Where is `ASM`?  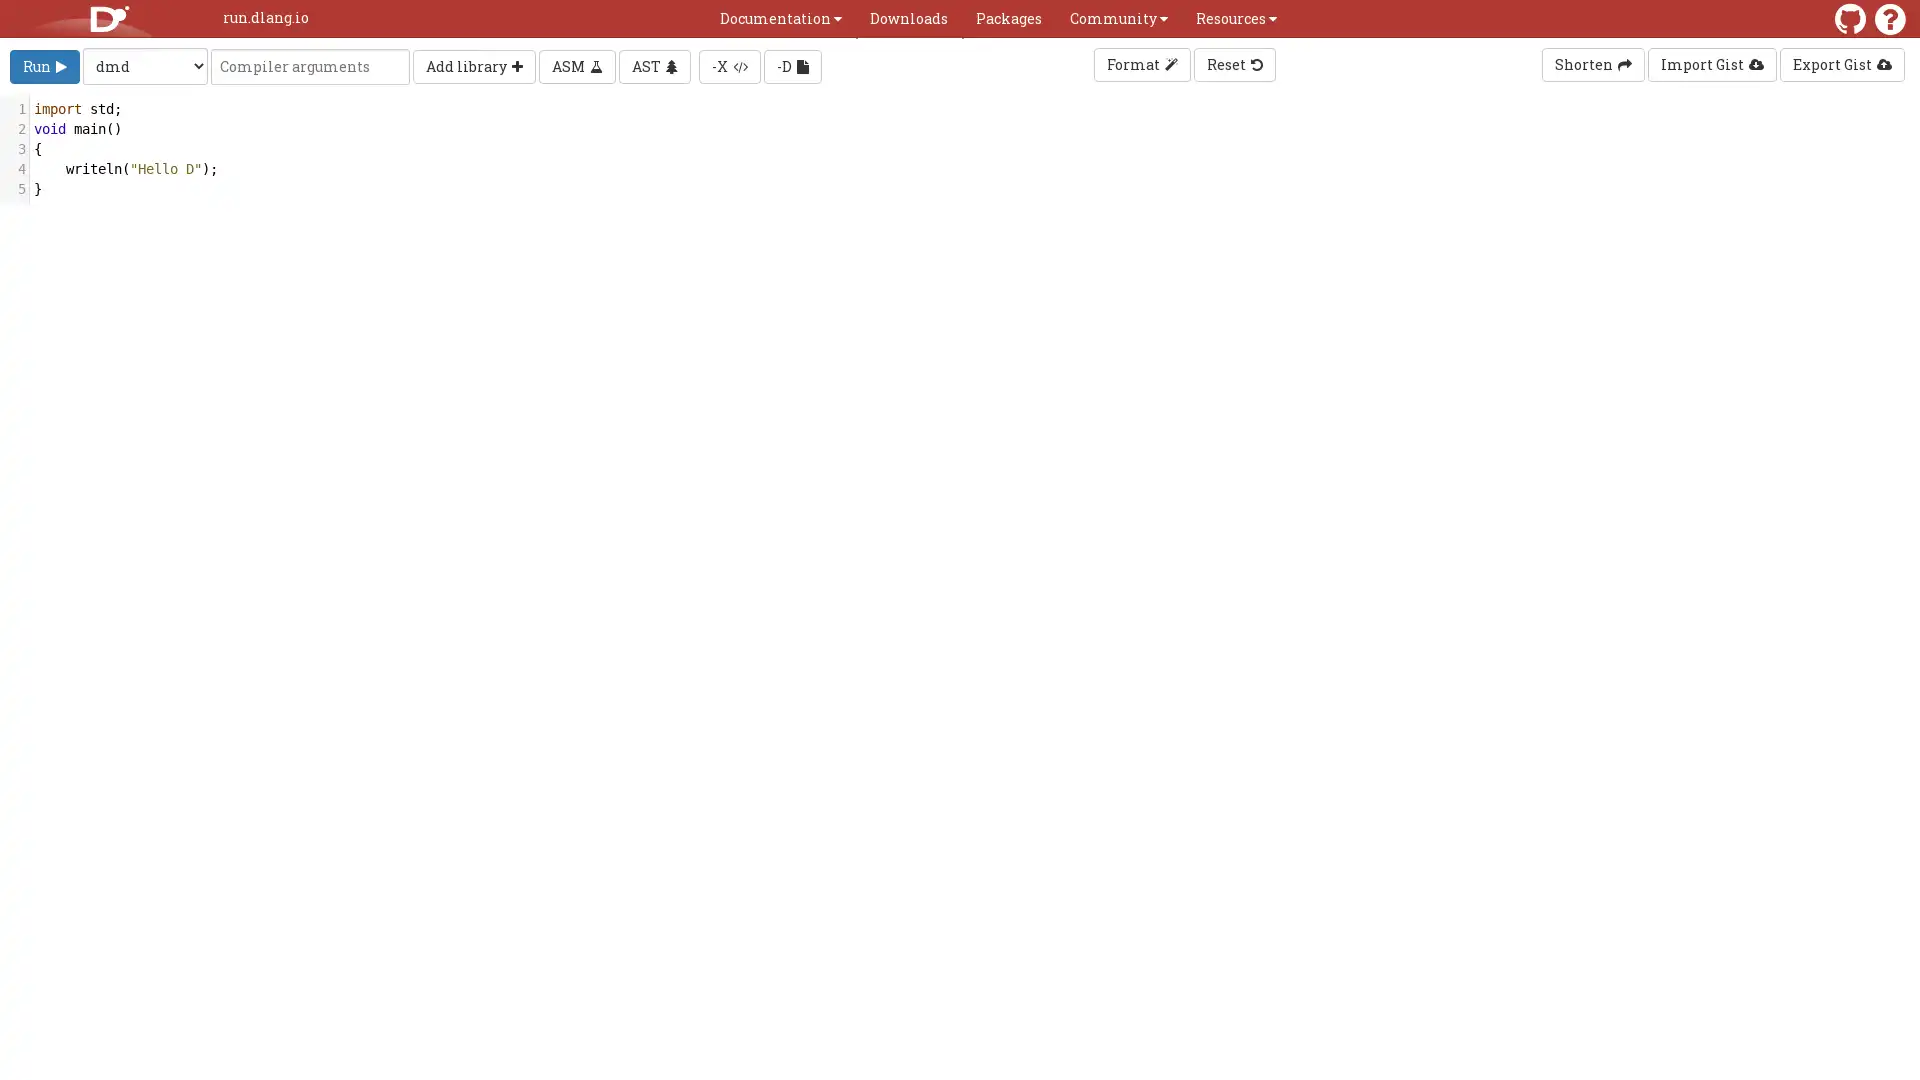 ASM is located at coordinates (576, 64).